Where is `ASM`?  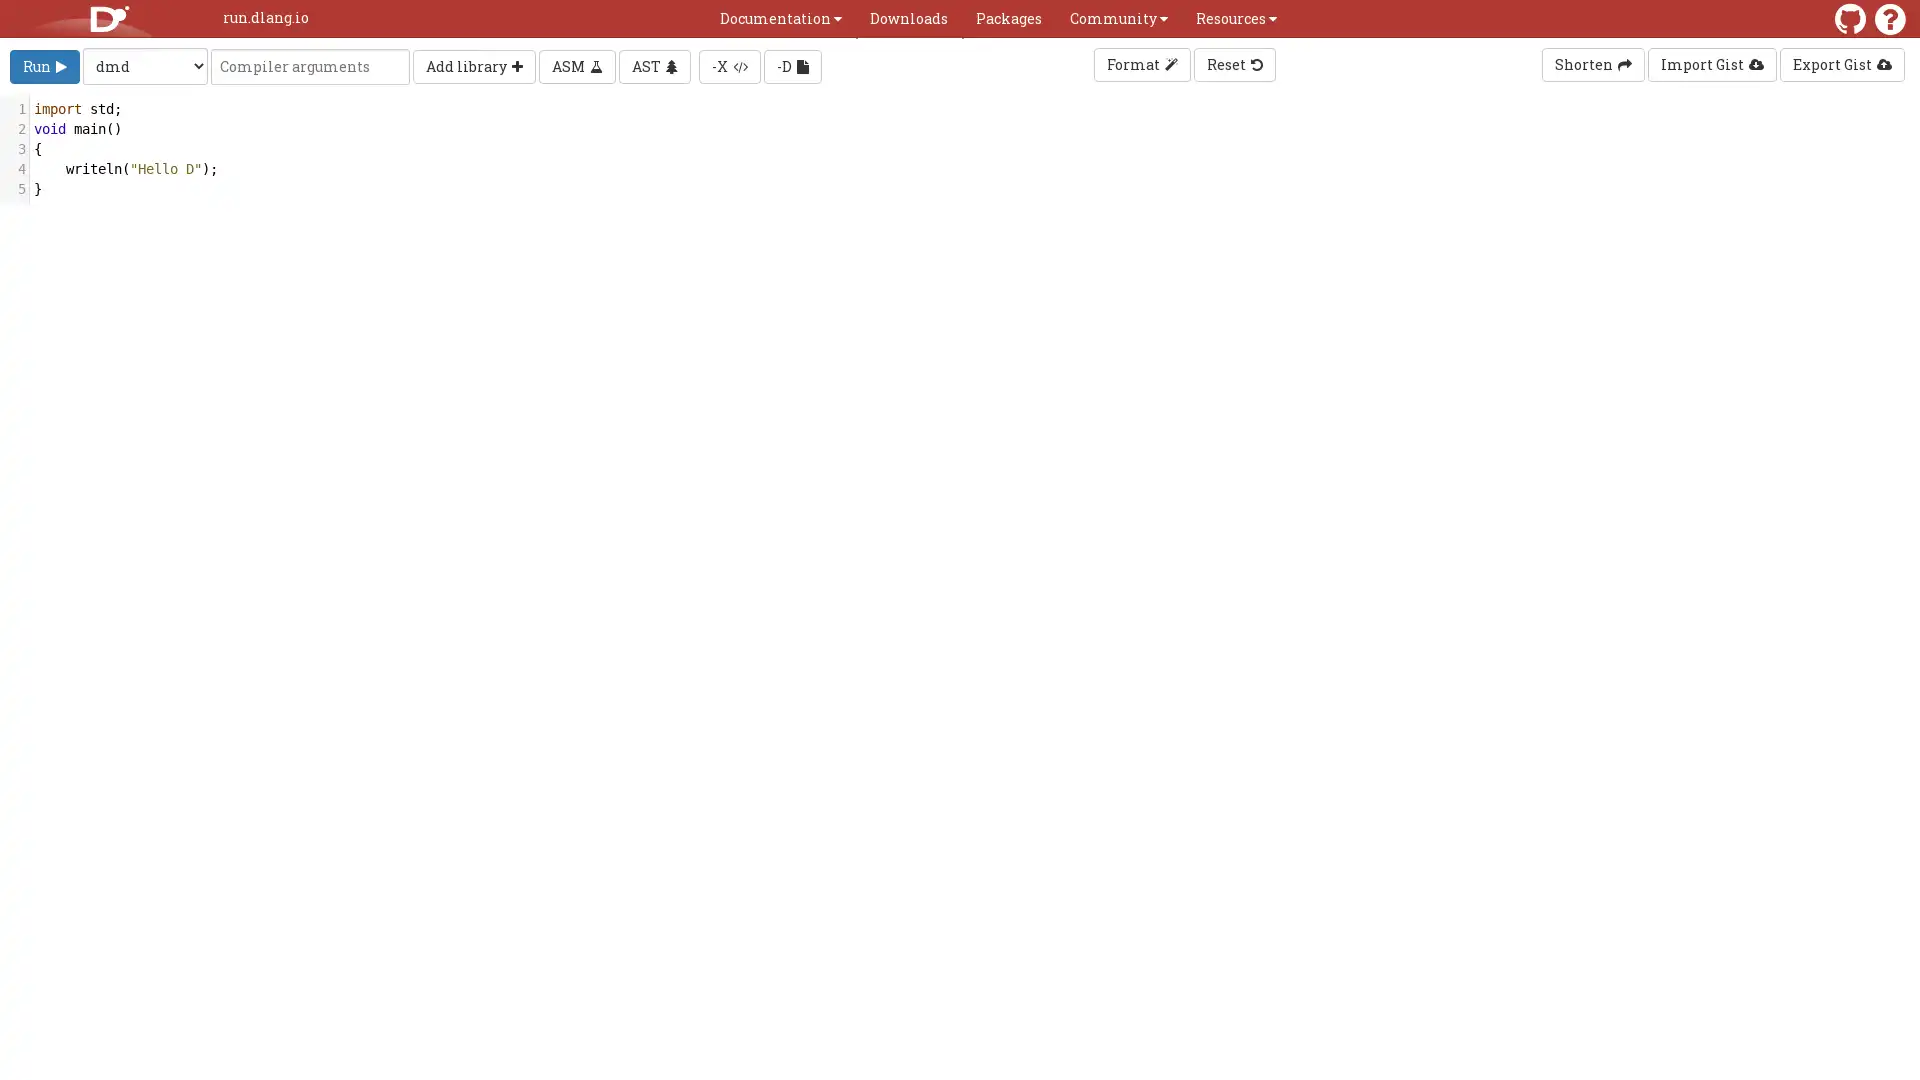 ASM is located at coordinates (576, 64).